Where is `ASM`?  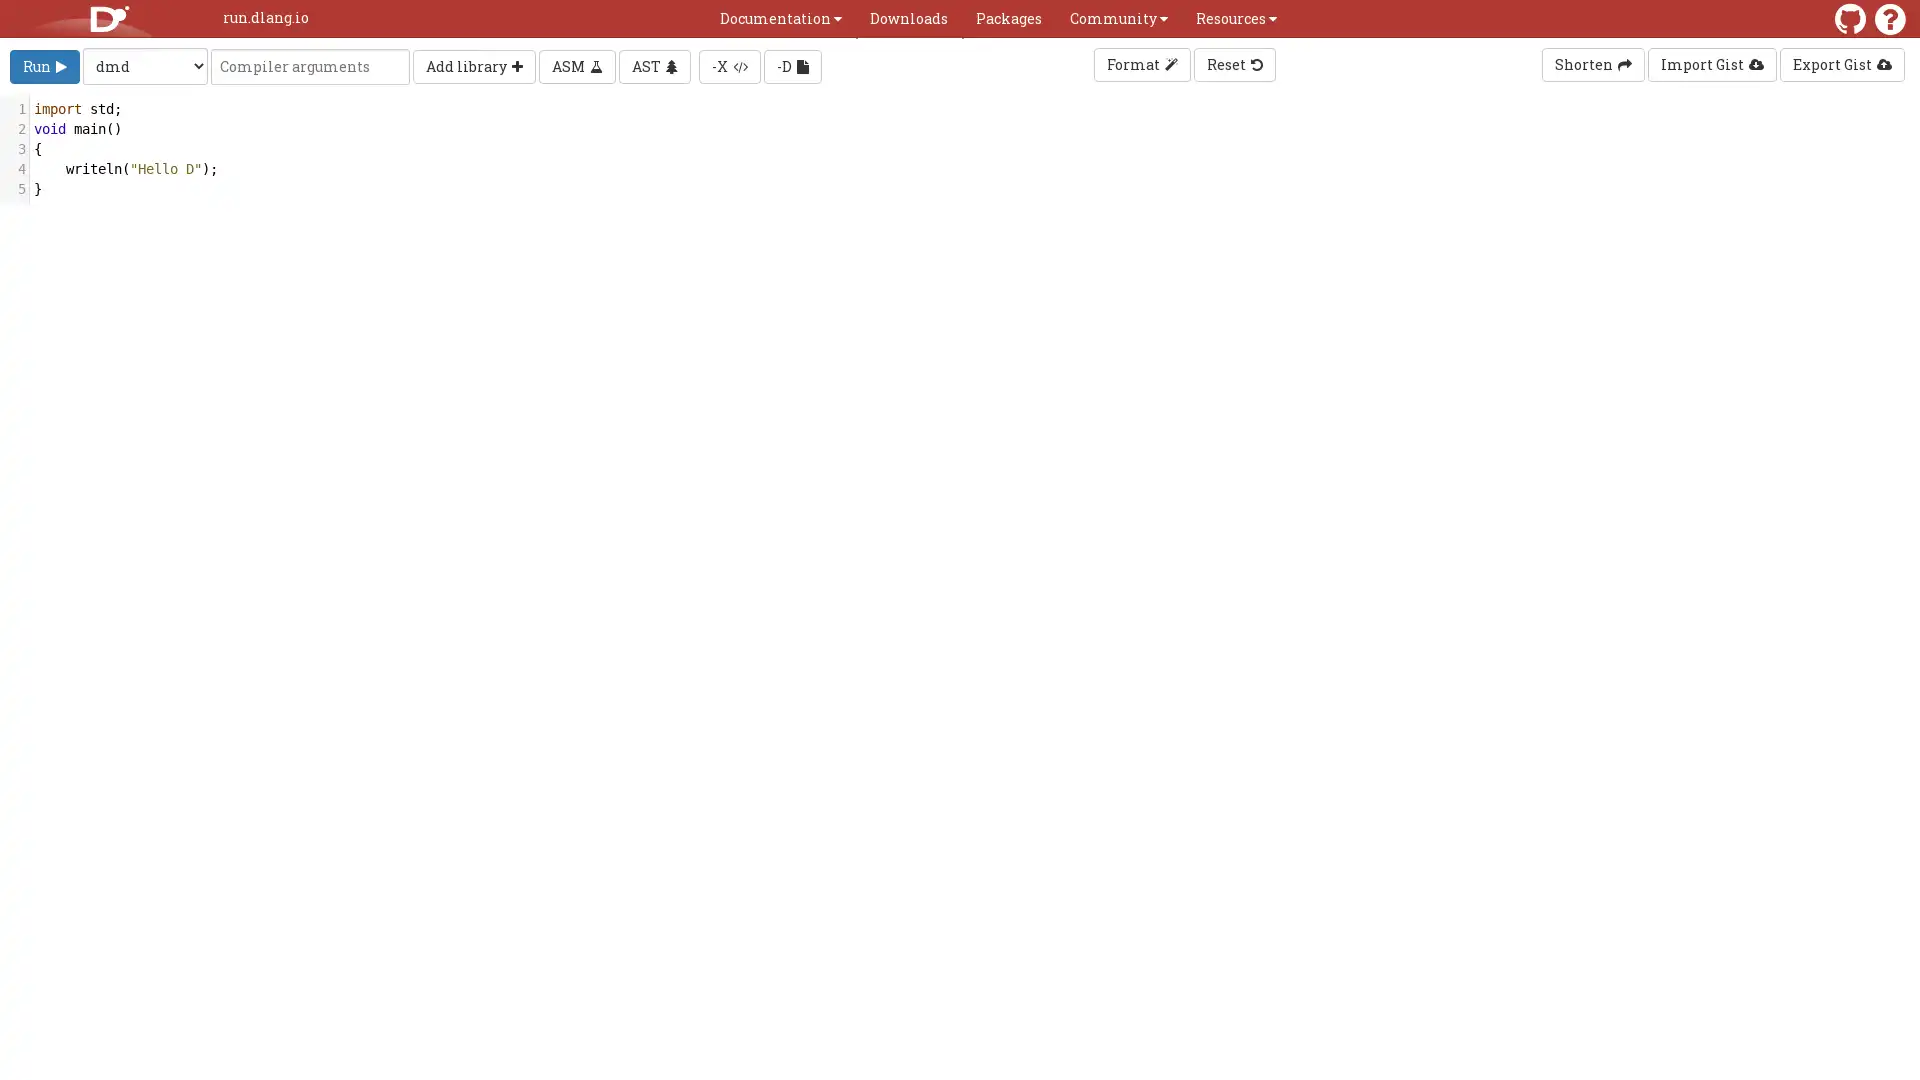 ASM is located at coordinates (576, 64).